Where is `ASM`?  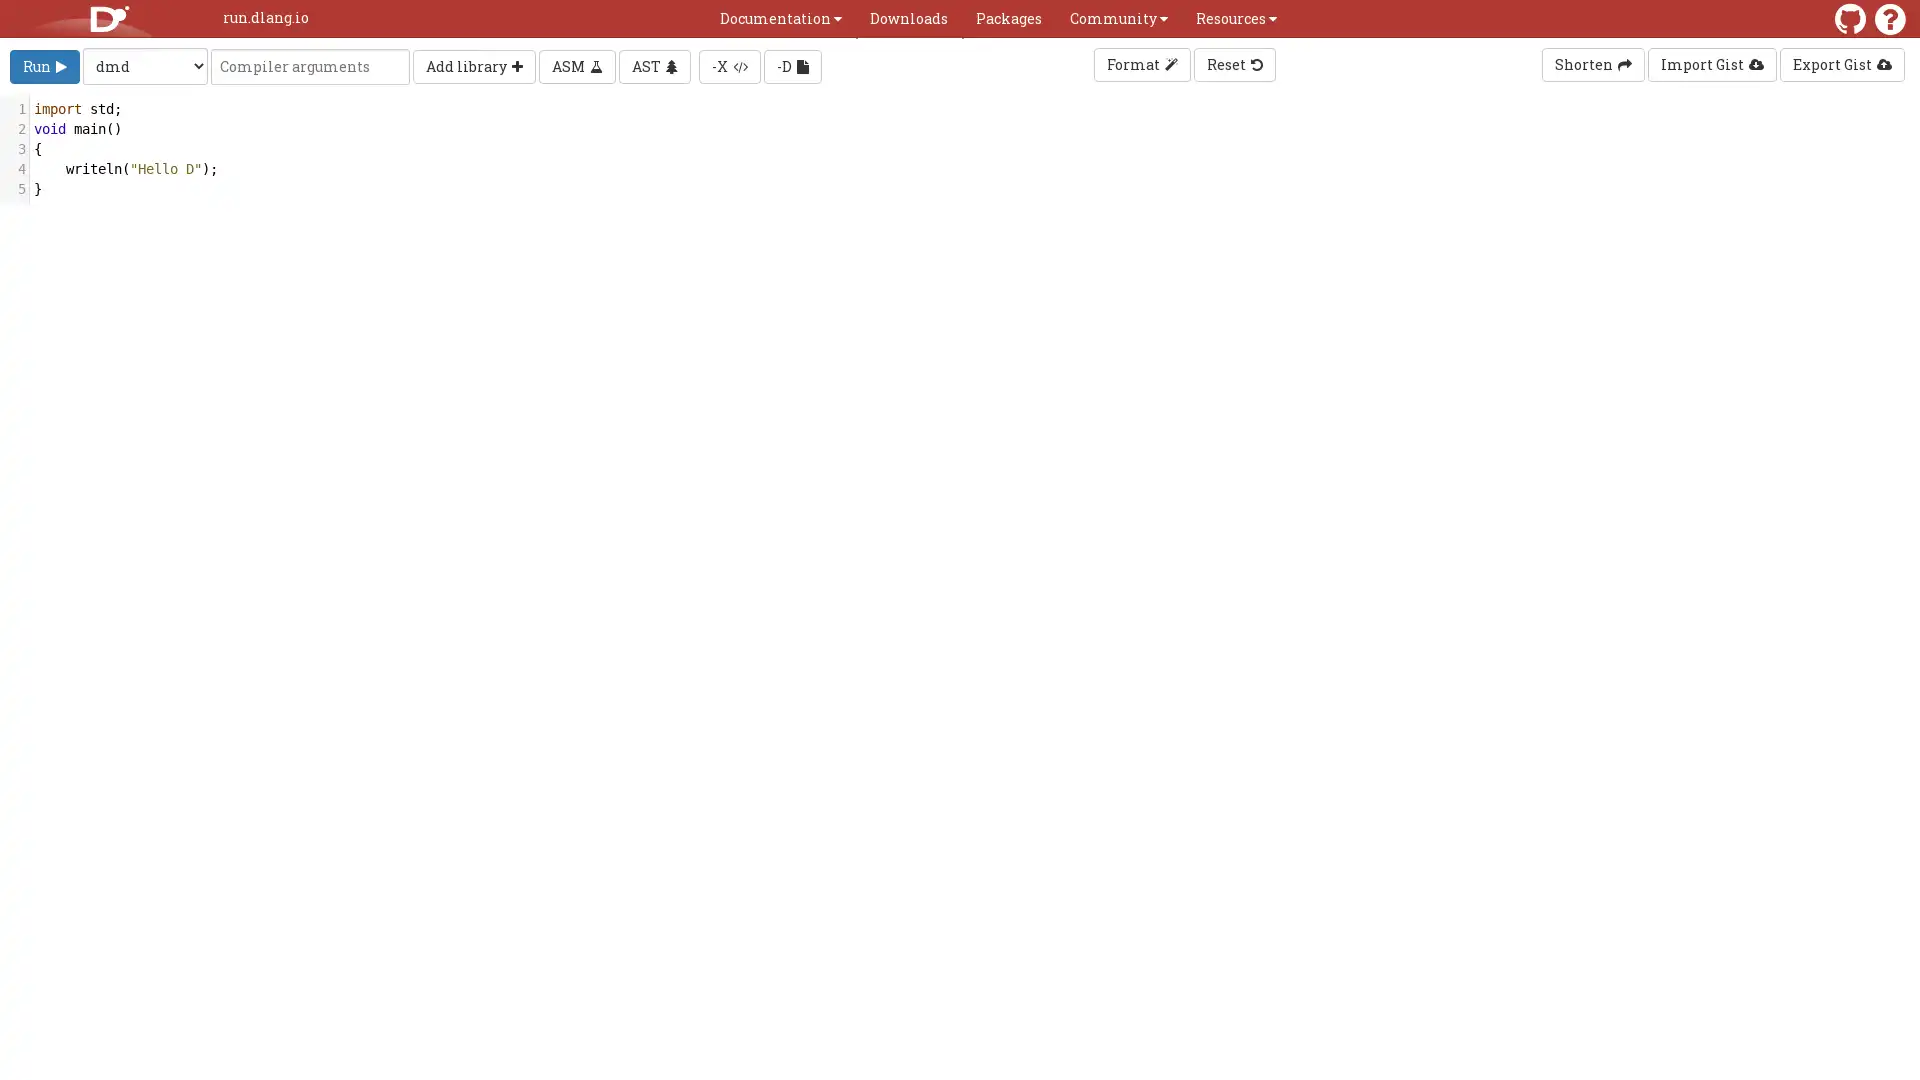 ASM is located at coordinates (576, 64).